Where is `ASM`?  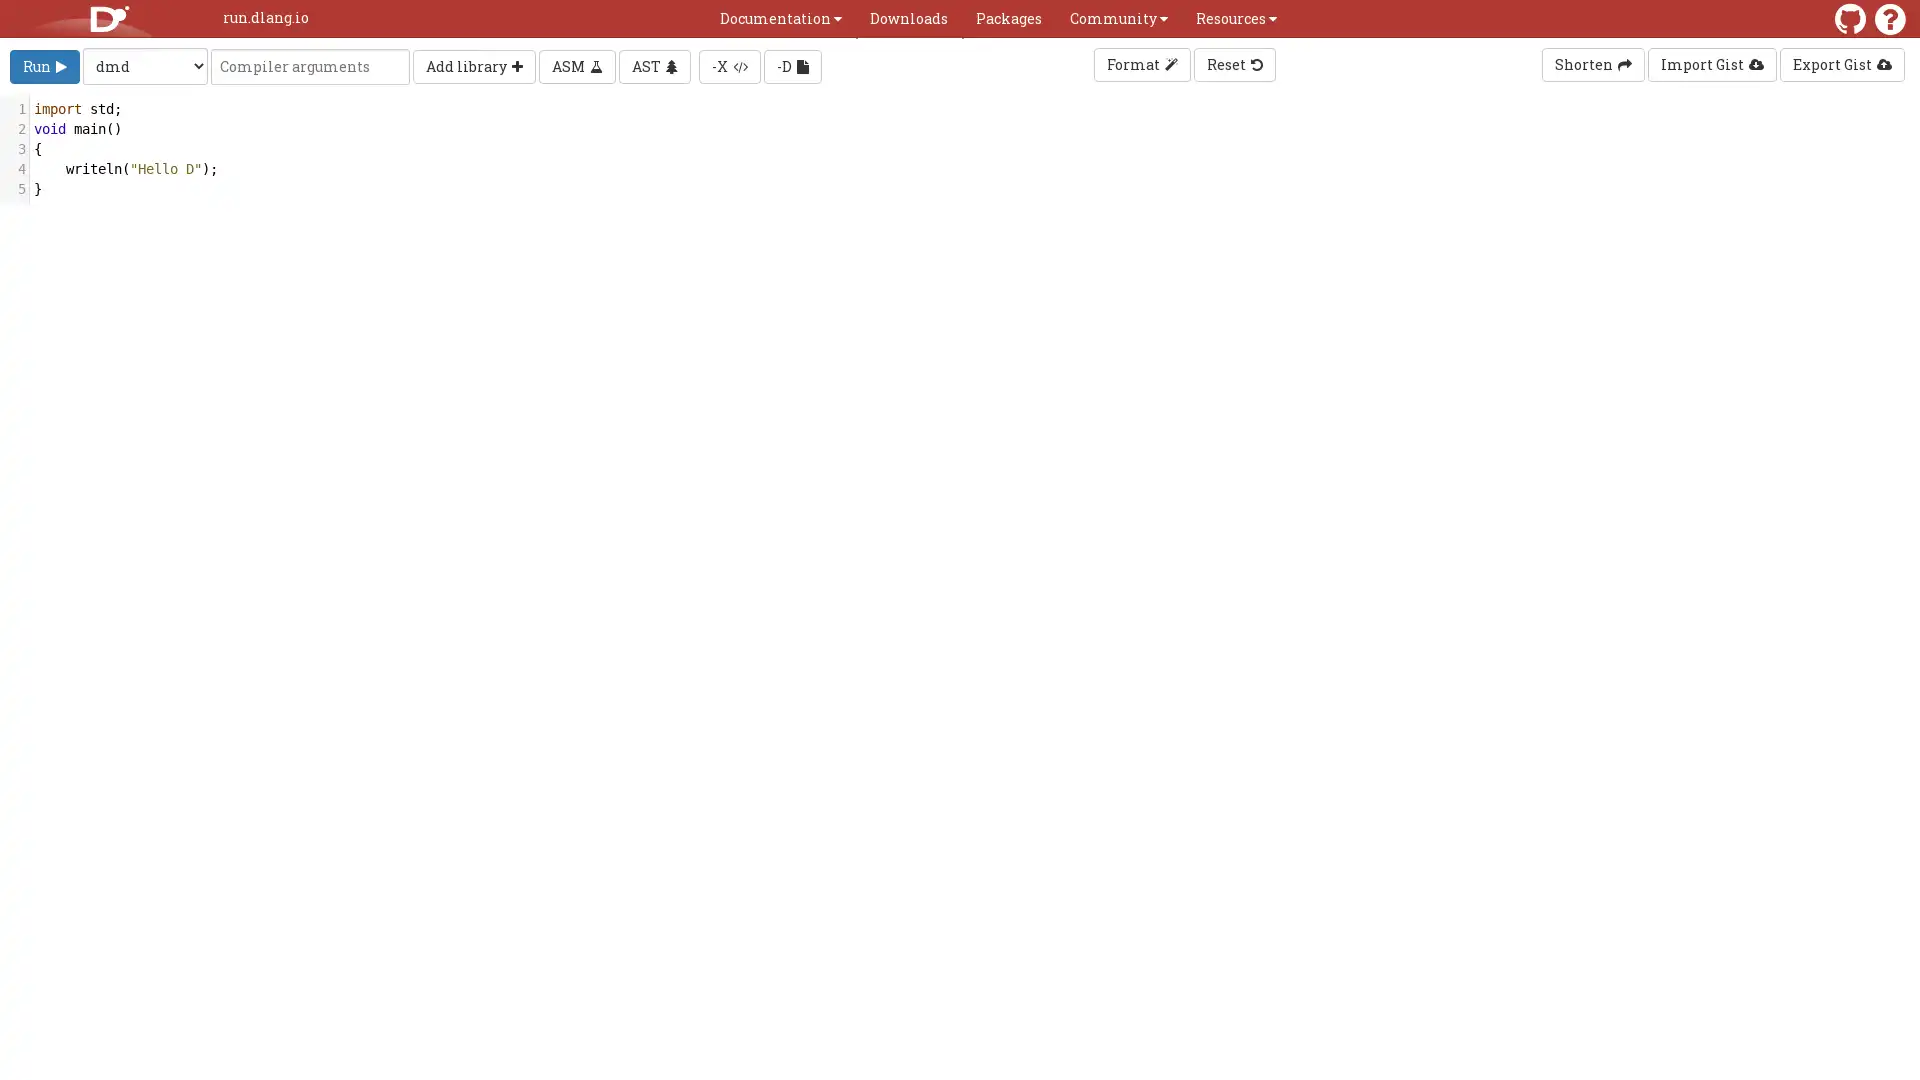 ASM is located at coordinates (576, 64).